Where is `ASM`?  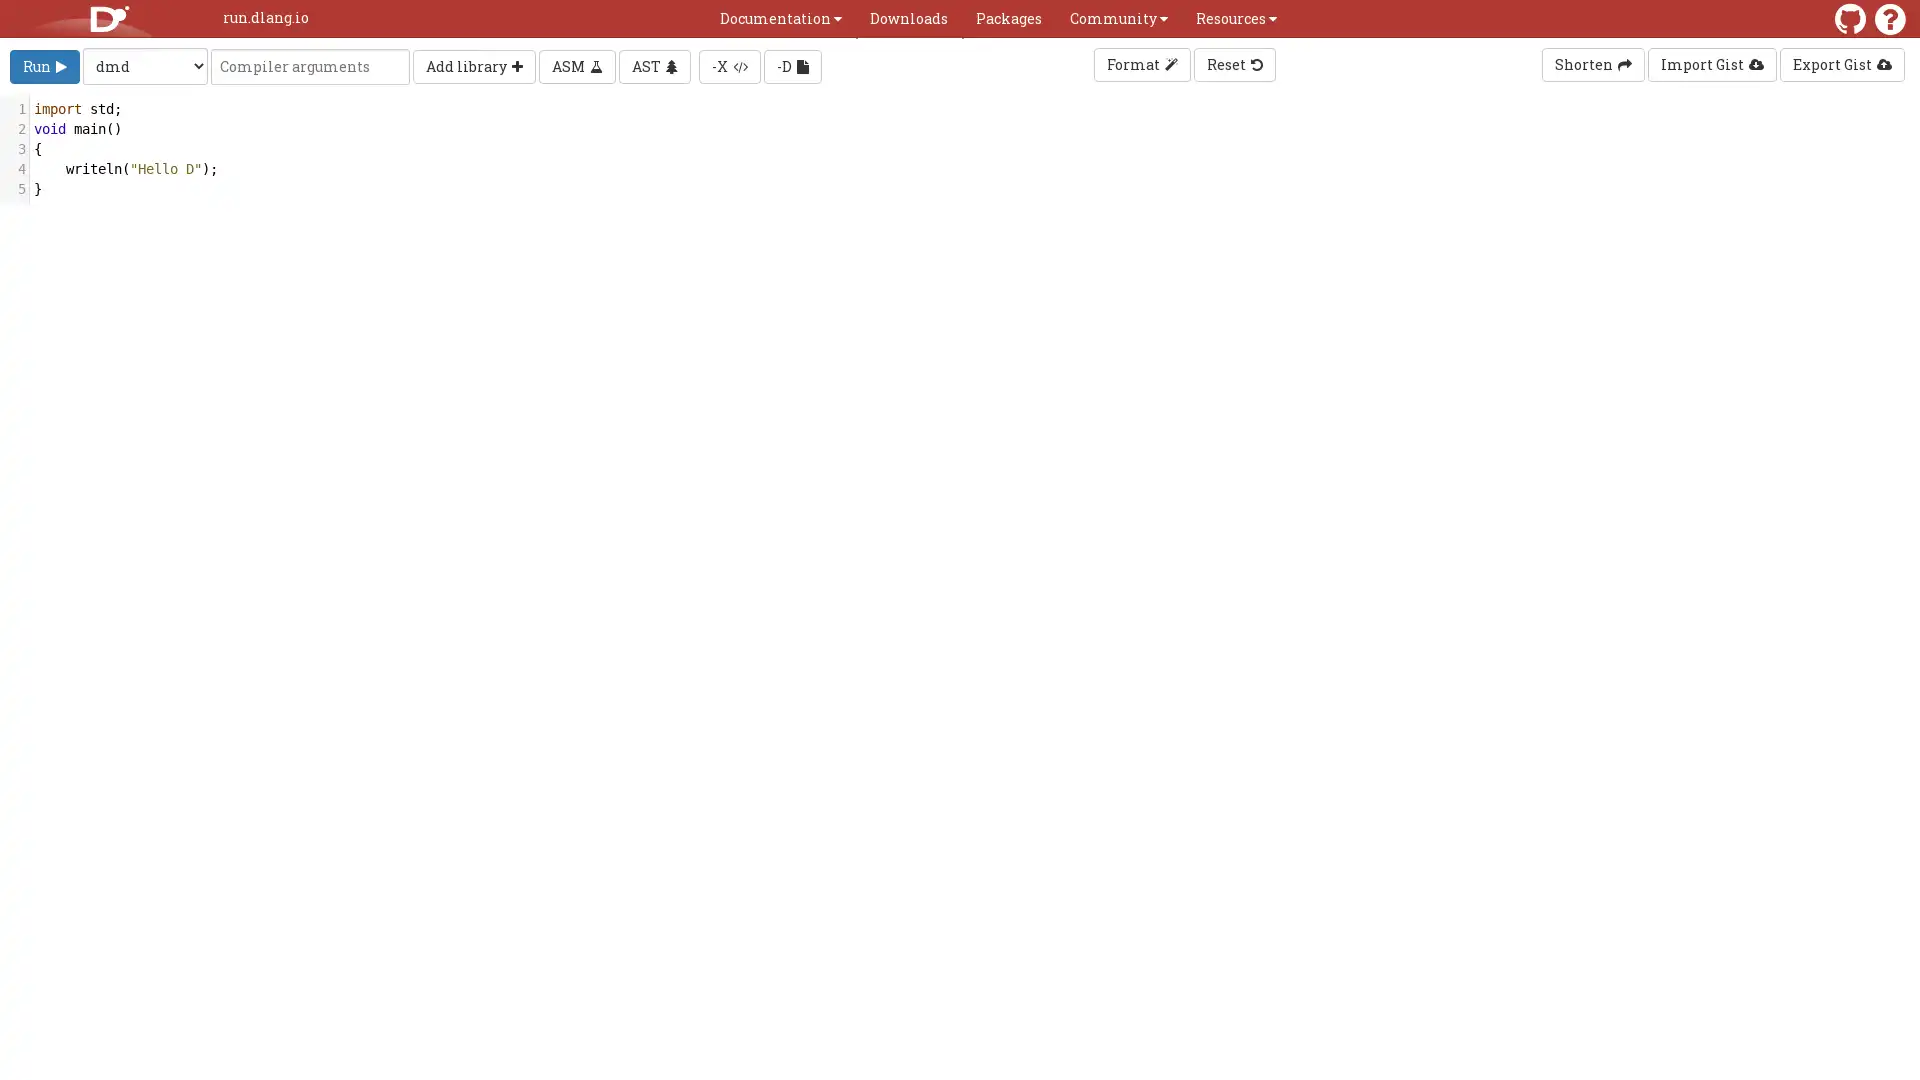 ASM is located at coordinates (576, 64).